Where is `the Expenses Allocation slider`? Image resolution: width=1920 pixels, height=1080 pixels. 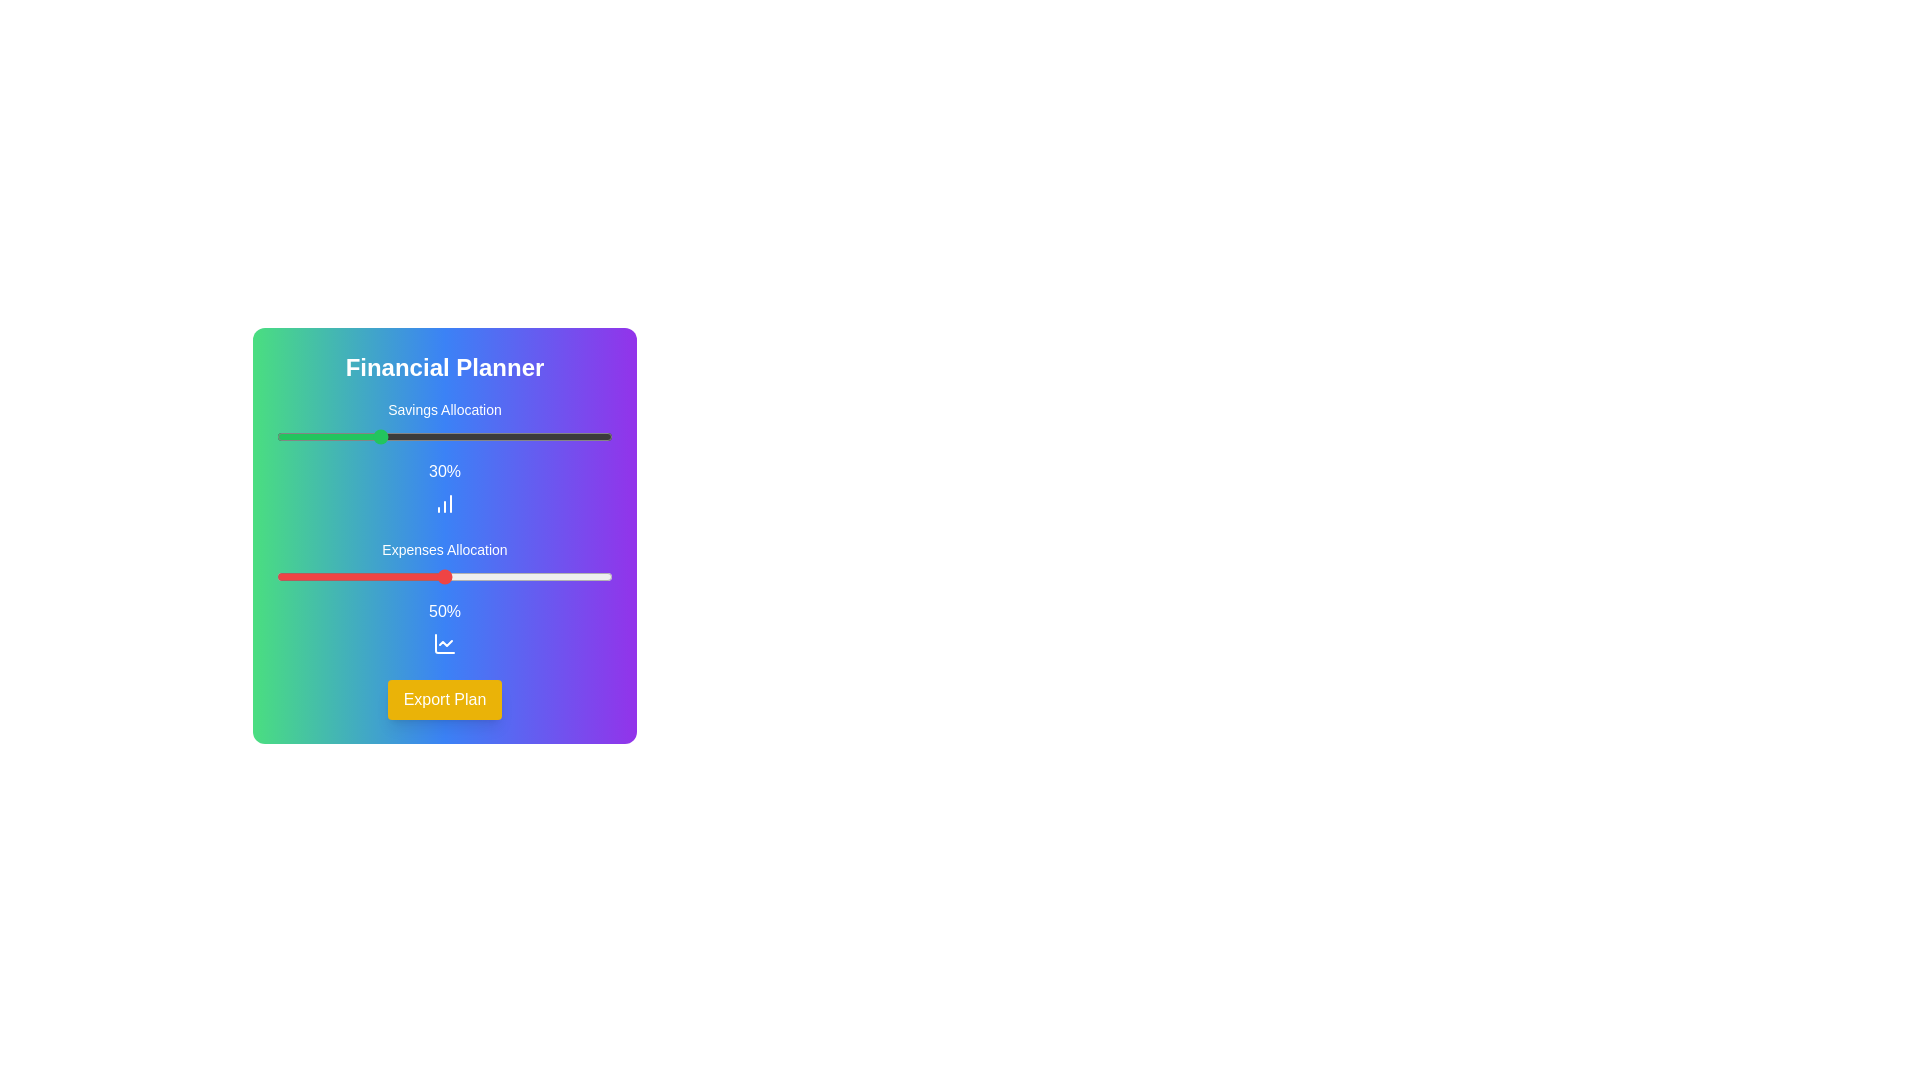 the Expenses Allocation slider is located at coordinates (420, 577).